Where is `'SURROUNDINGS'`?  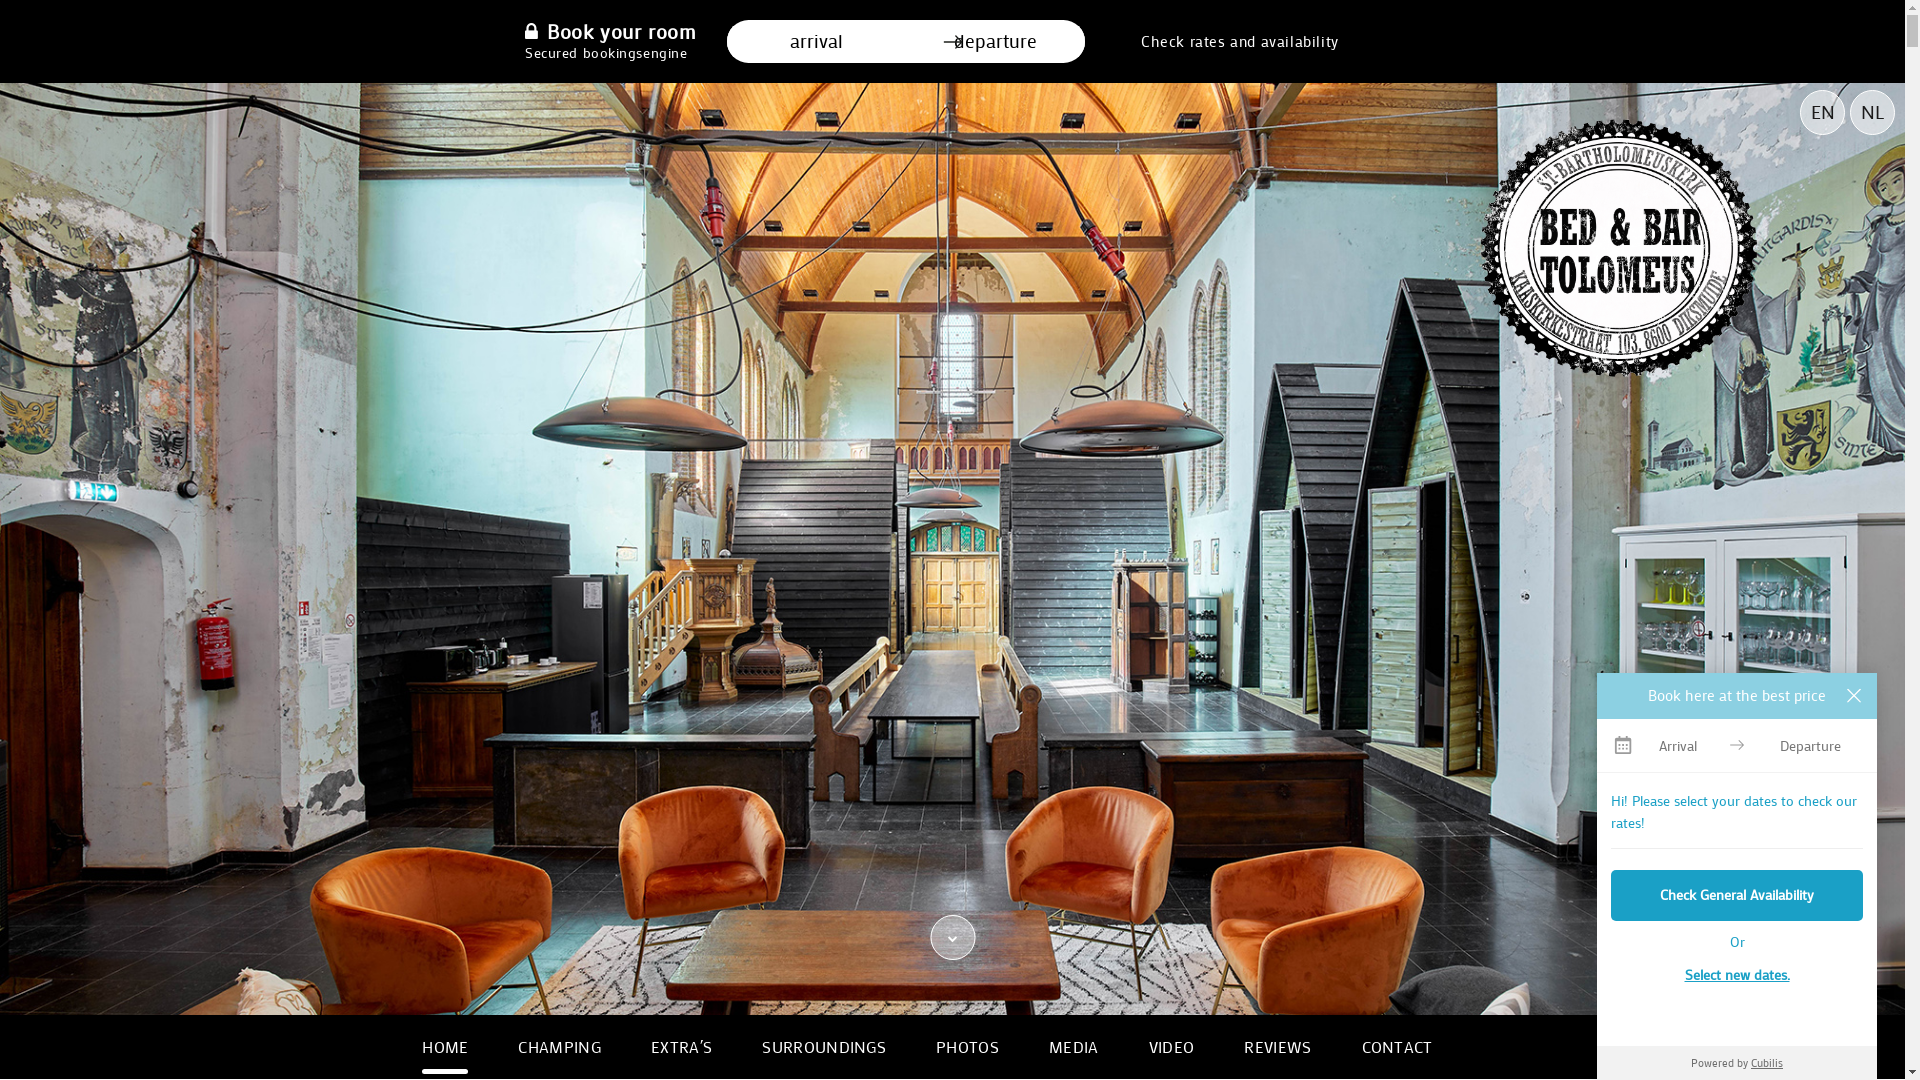 'SURROUNDINGS' is located at coordinates (824, 1045).